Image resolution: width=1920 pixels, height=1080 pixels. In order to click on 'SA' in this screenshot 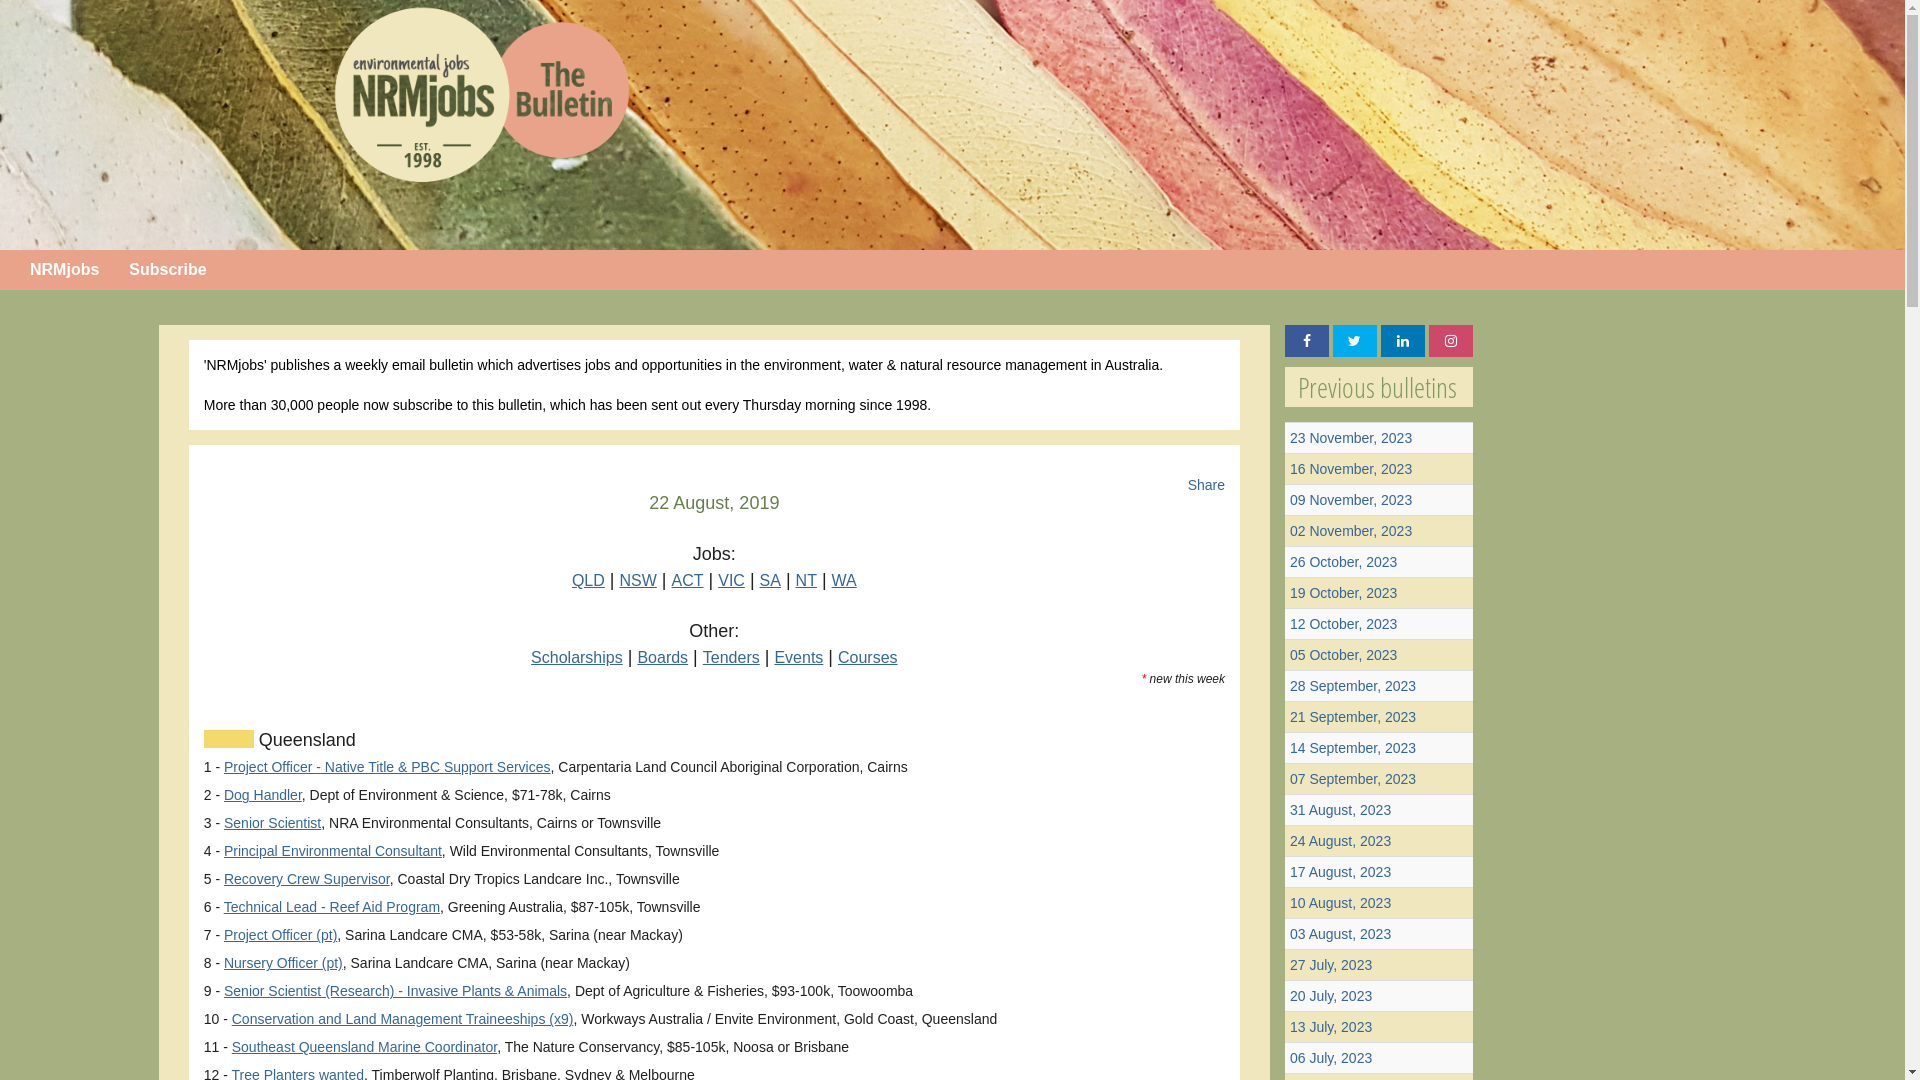, I will do `click(769, 580)`.